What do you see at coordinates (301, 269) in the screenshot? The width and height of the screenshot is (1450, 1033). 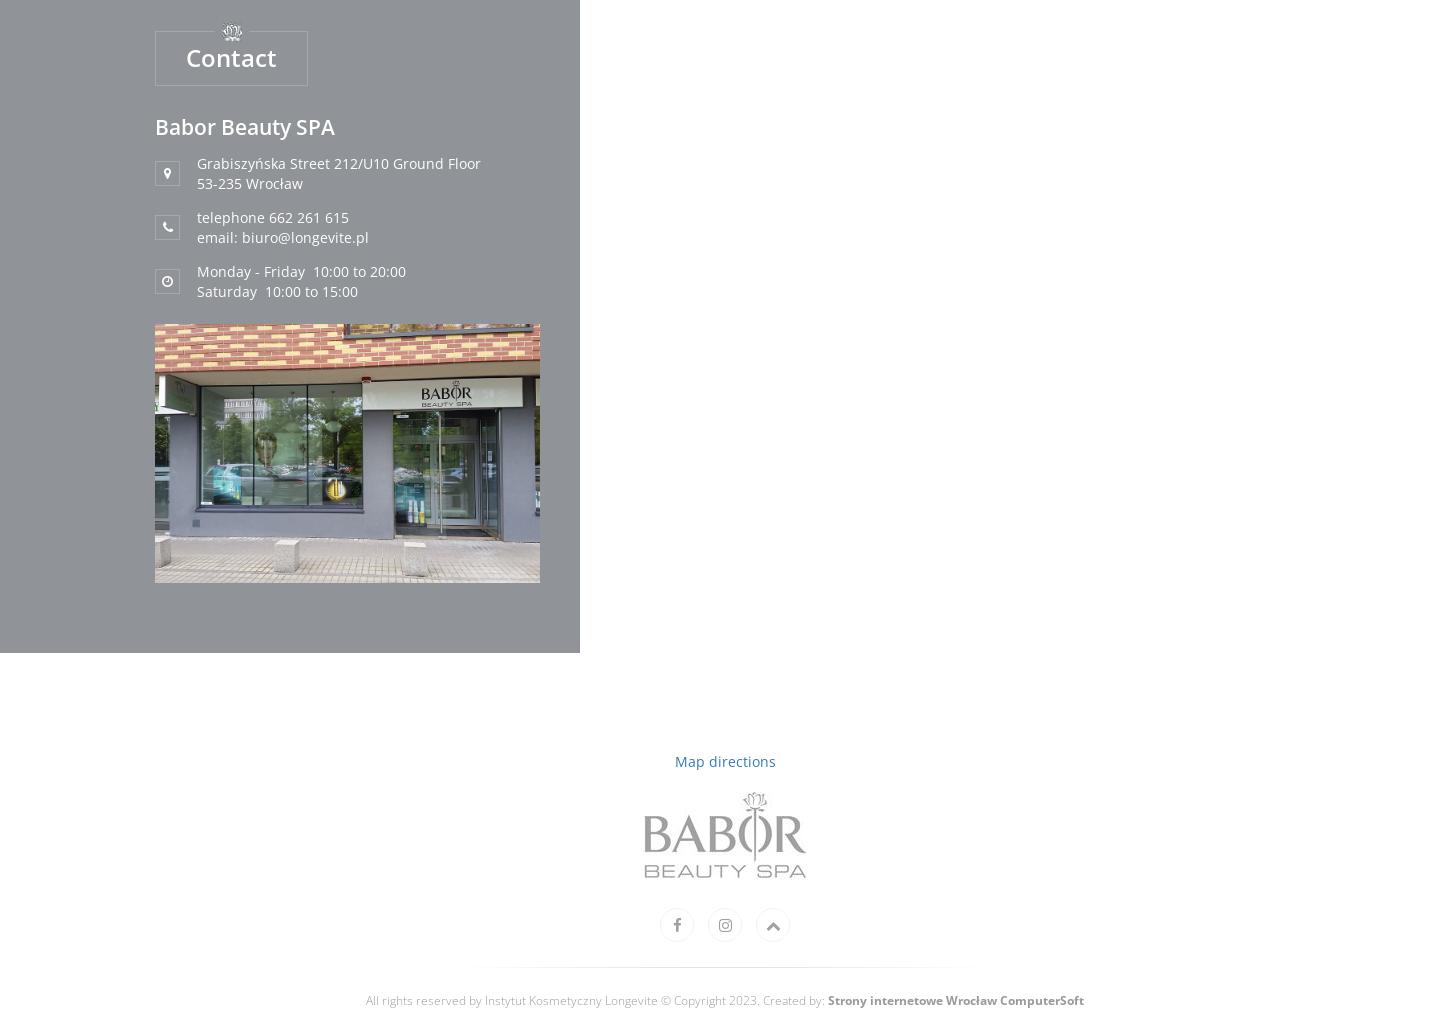 I see `'Monday - Friday  10:00 to 20:00'` at bounding box center [301, 269].